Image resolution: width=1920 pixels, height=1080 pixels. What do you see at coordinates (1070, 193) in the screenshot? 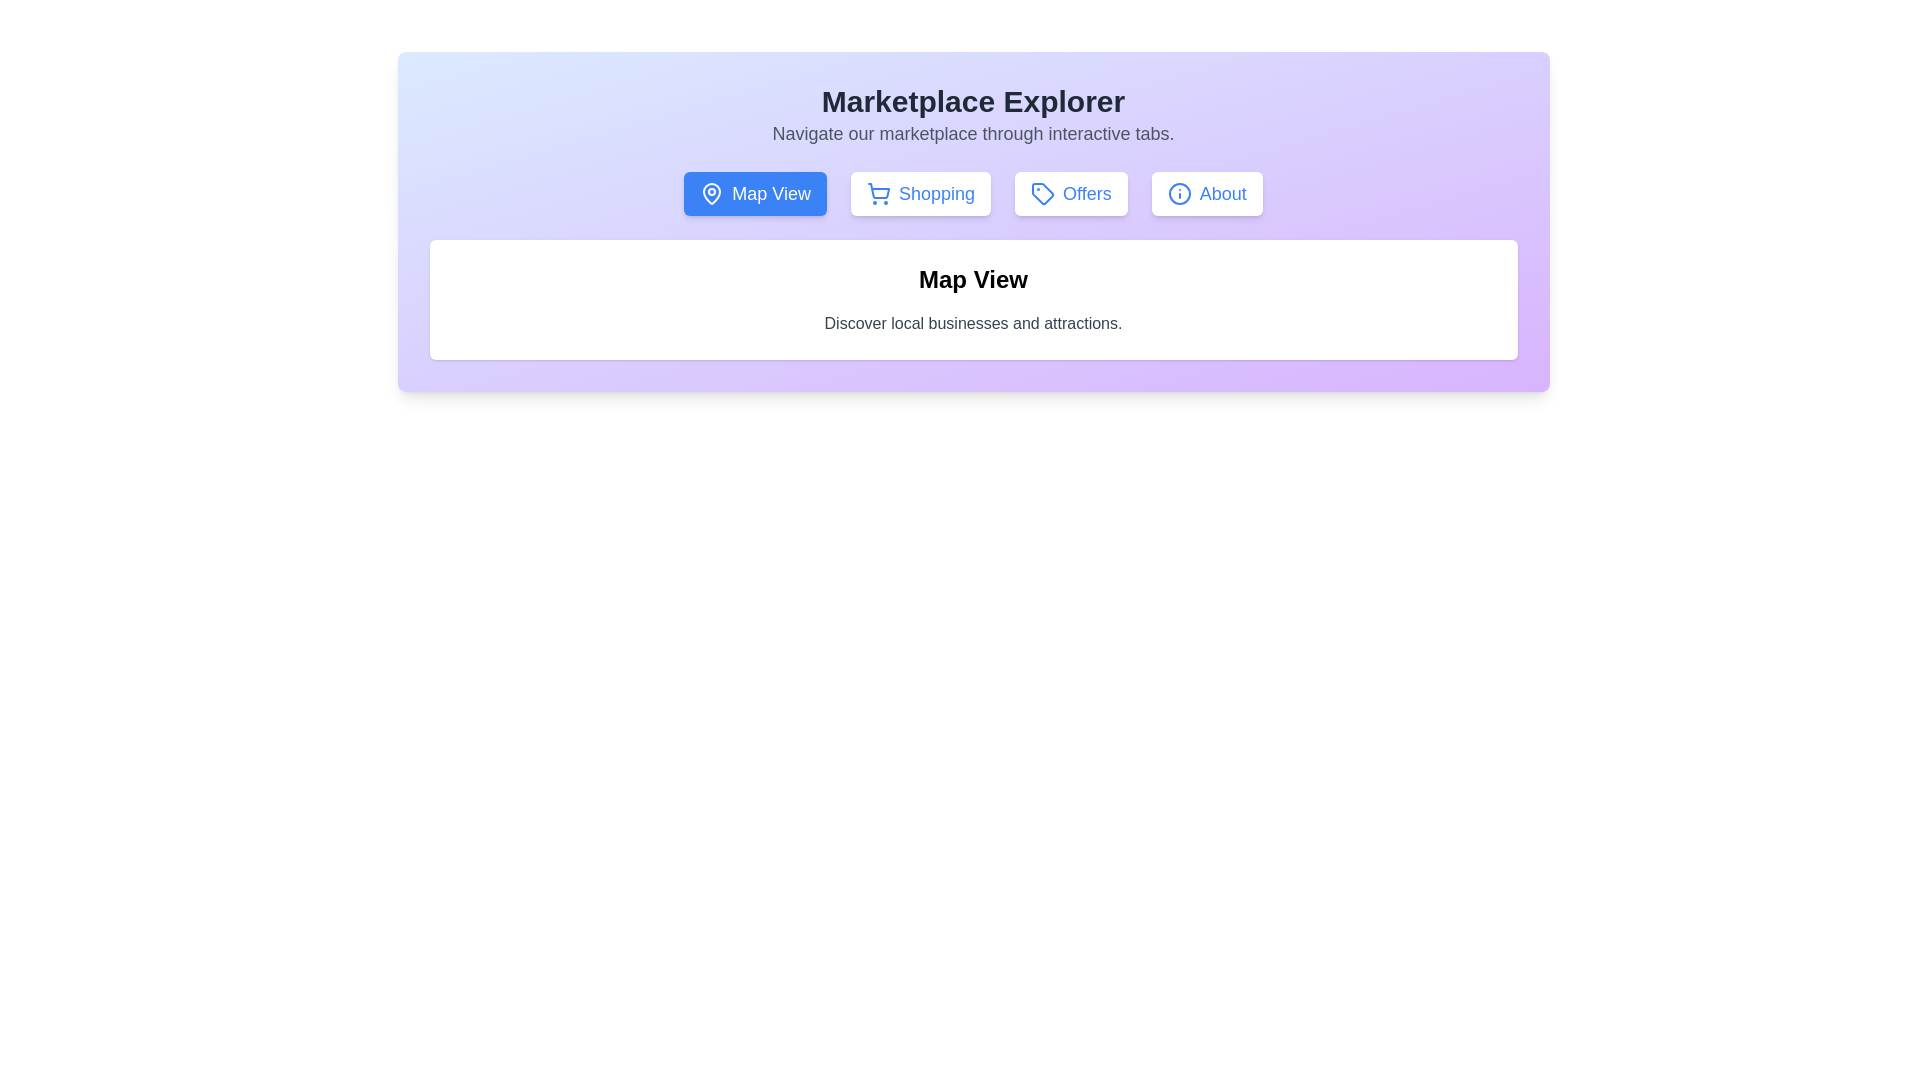
I see `the tab labeled Offers to view its content` at bounding box center [1070, 193].